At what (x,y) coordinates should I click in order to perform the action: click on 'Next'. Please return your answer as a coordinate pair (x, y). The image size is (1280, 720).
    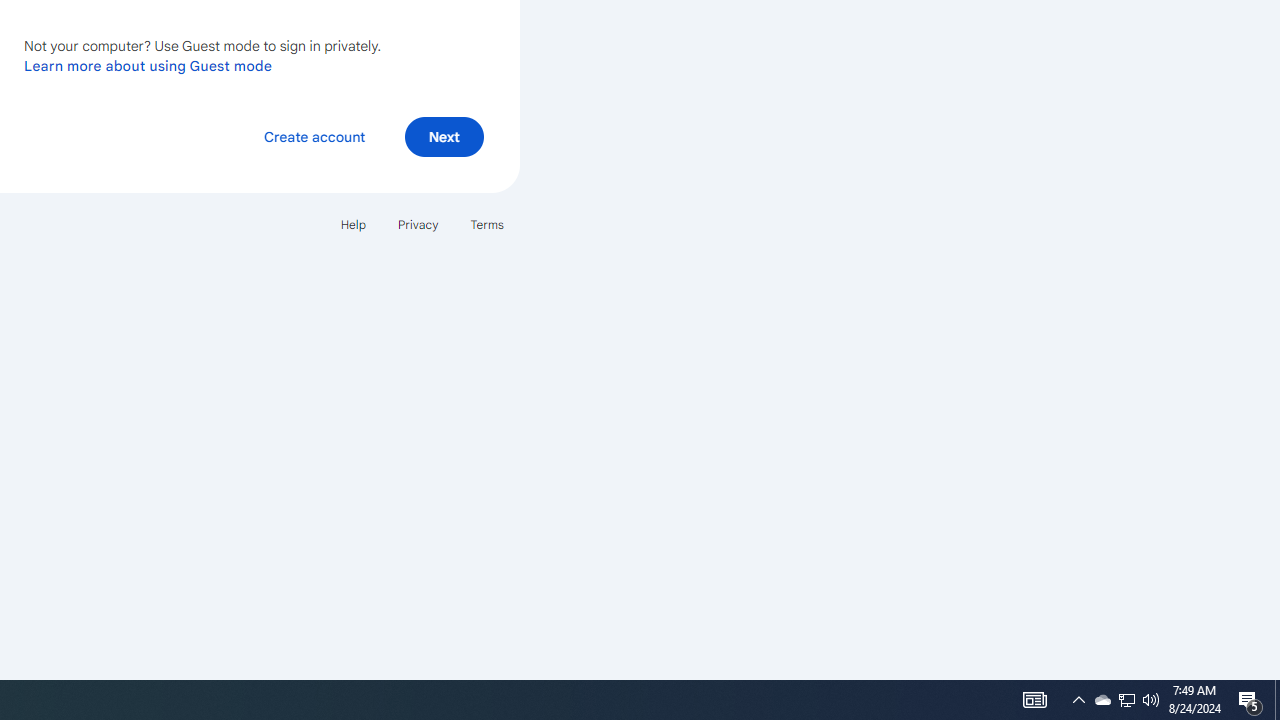
    Looking at the image, I should click on (443, 135).